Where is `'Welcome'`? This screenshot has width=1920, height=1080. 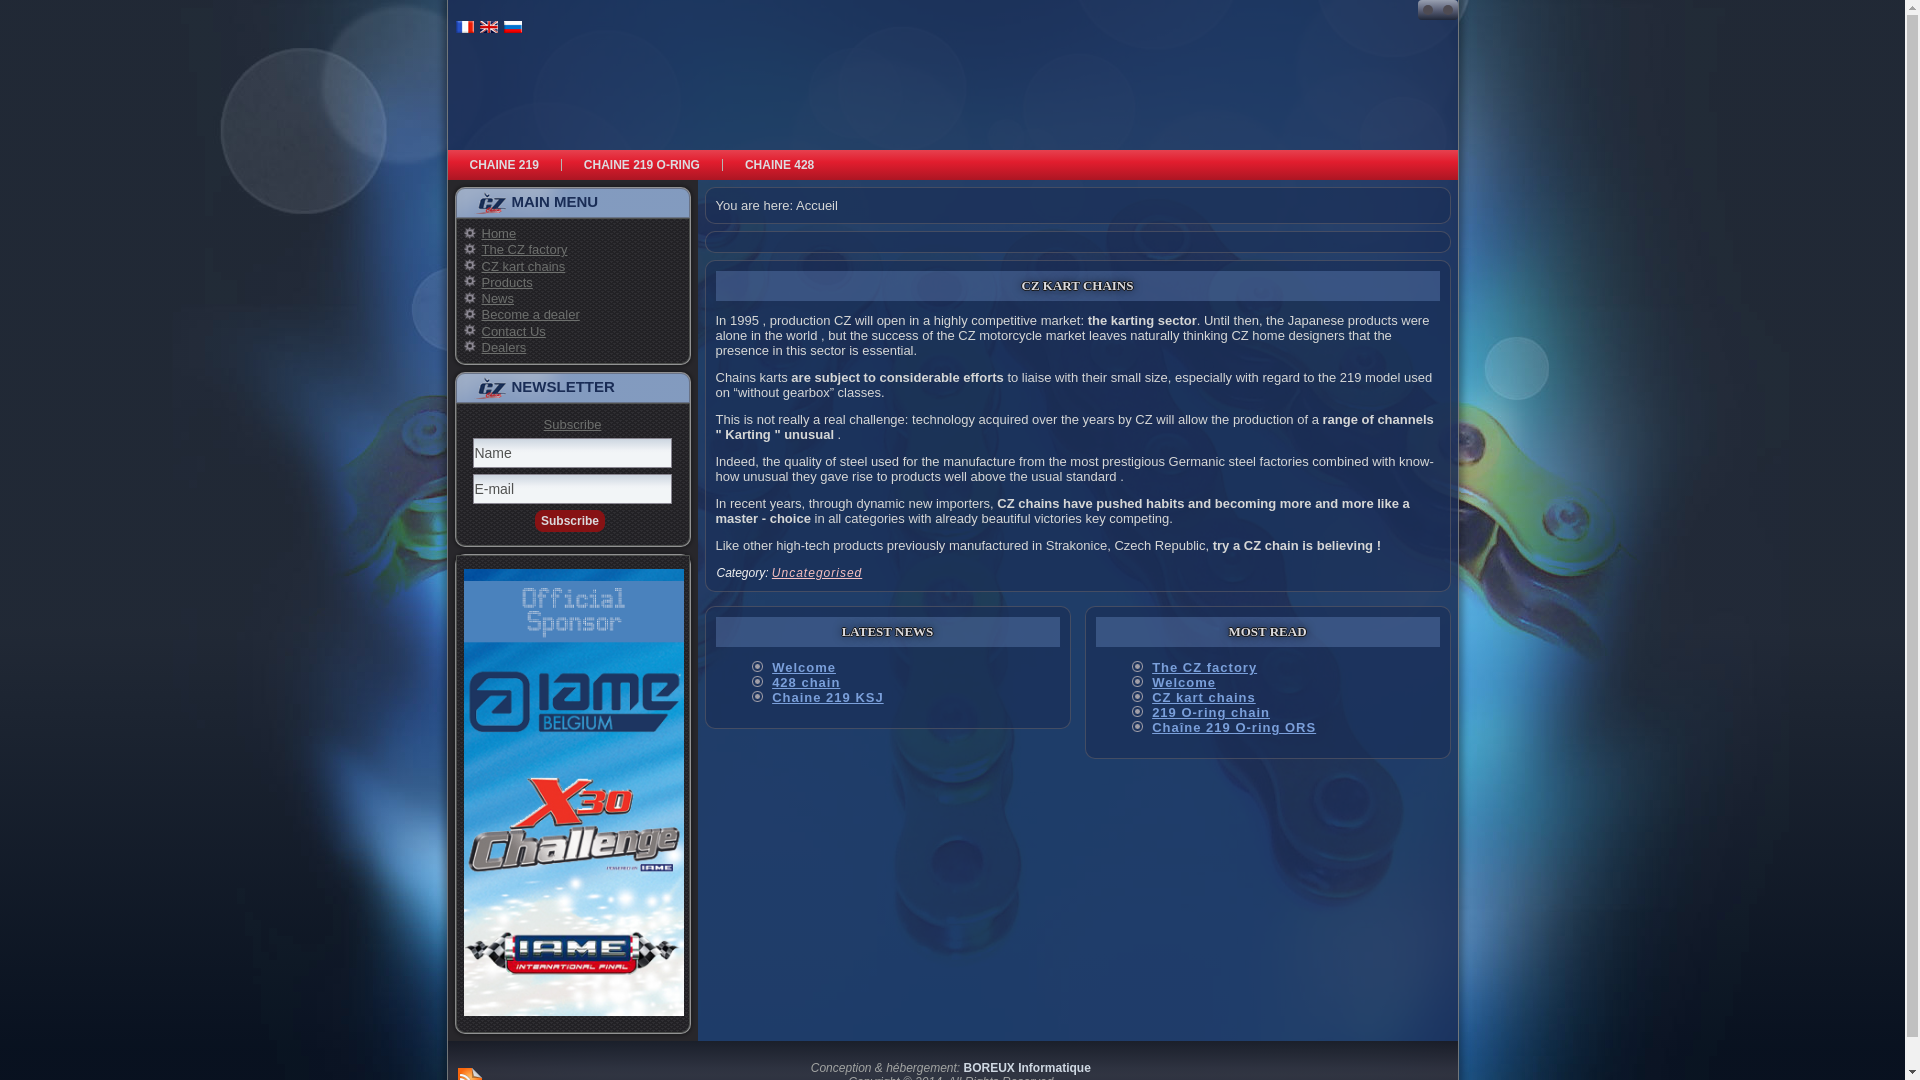 'Welcome' is located at coordinates (1184, 681).